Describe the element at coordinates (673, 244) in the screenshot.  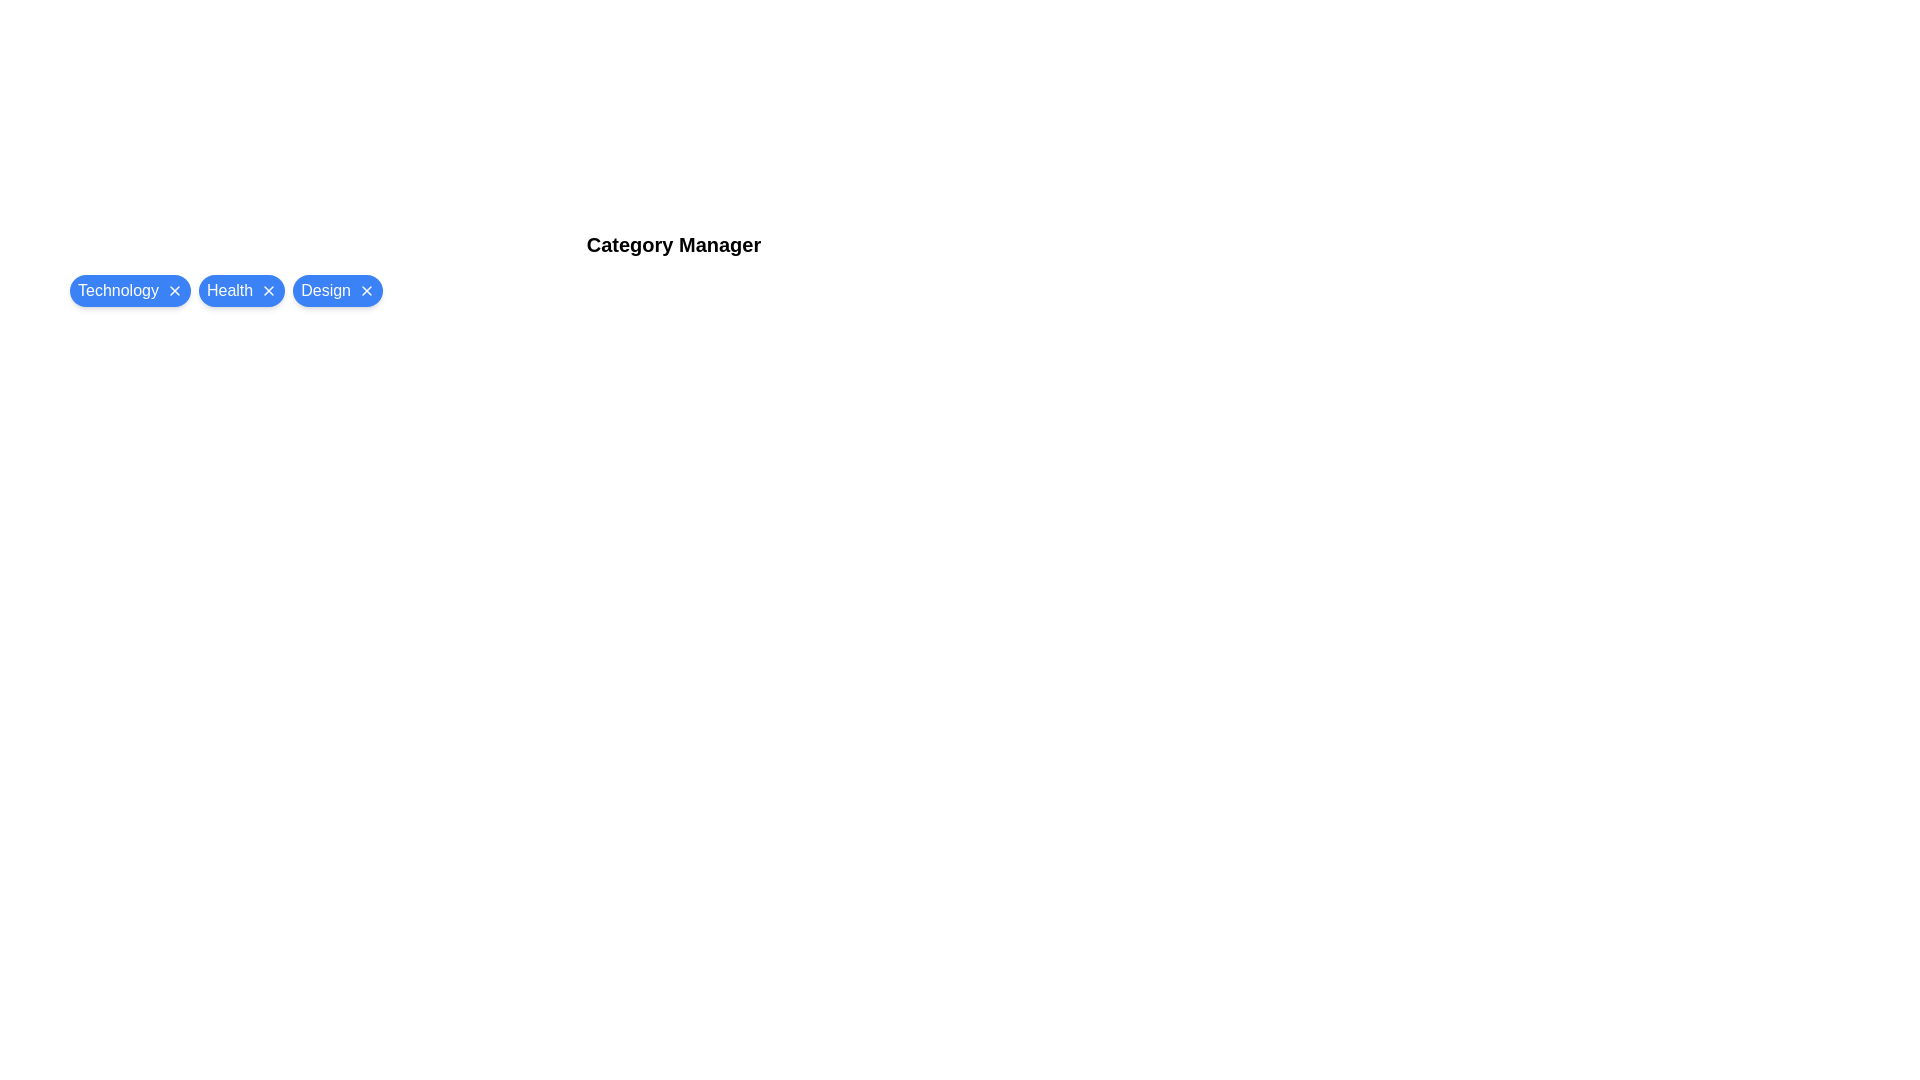
I see `the title text 'Category Manager' to inspect it` at that location.